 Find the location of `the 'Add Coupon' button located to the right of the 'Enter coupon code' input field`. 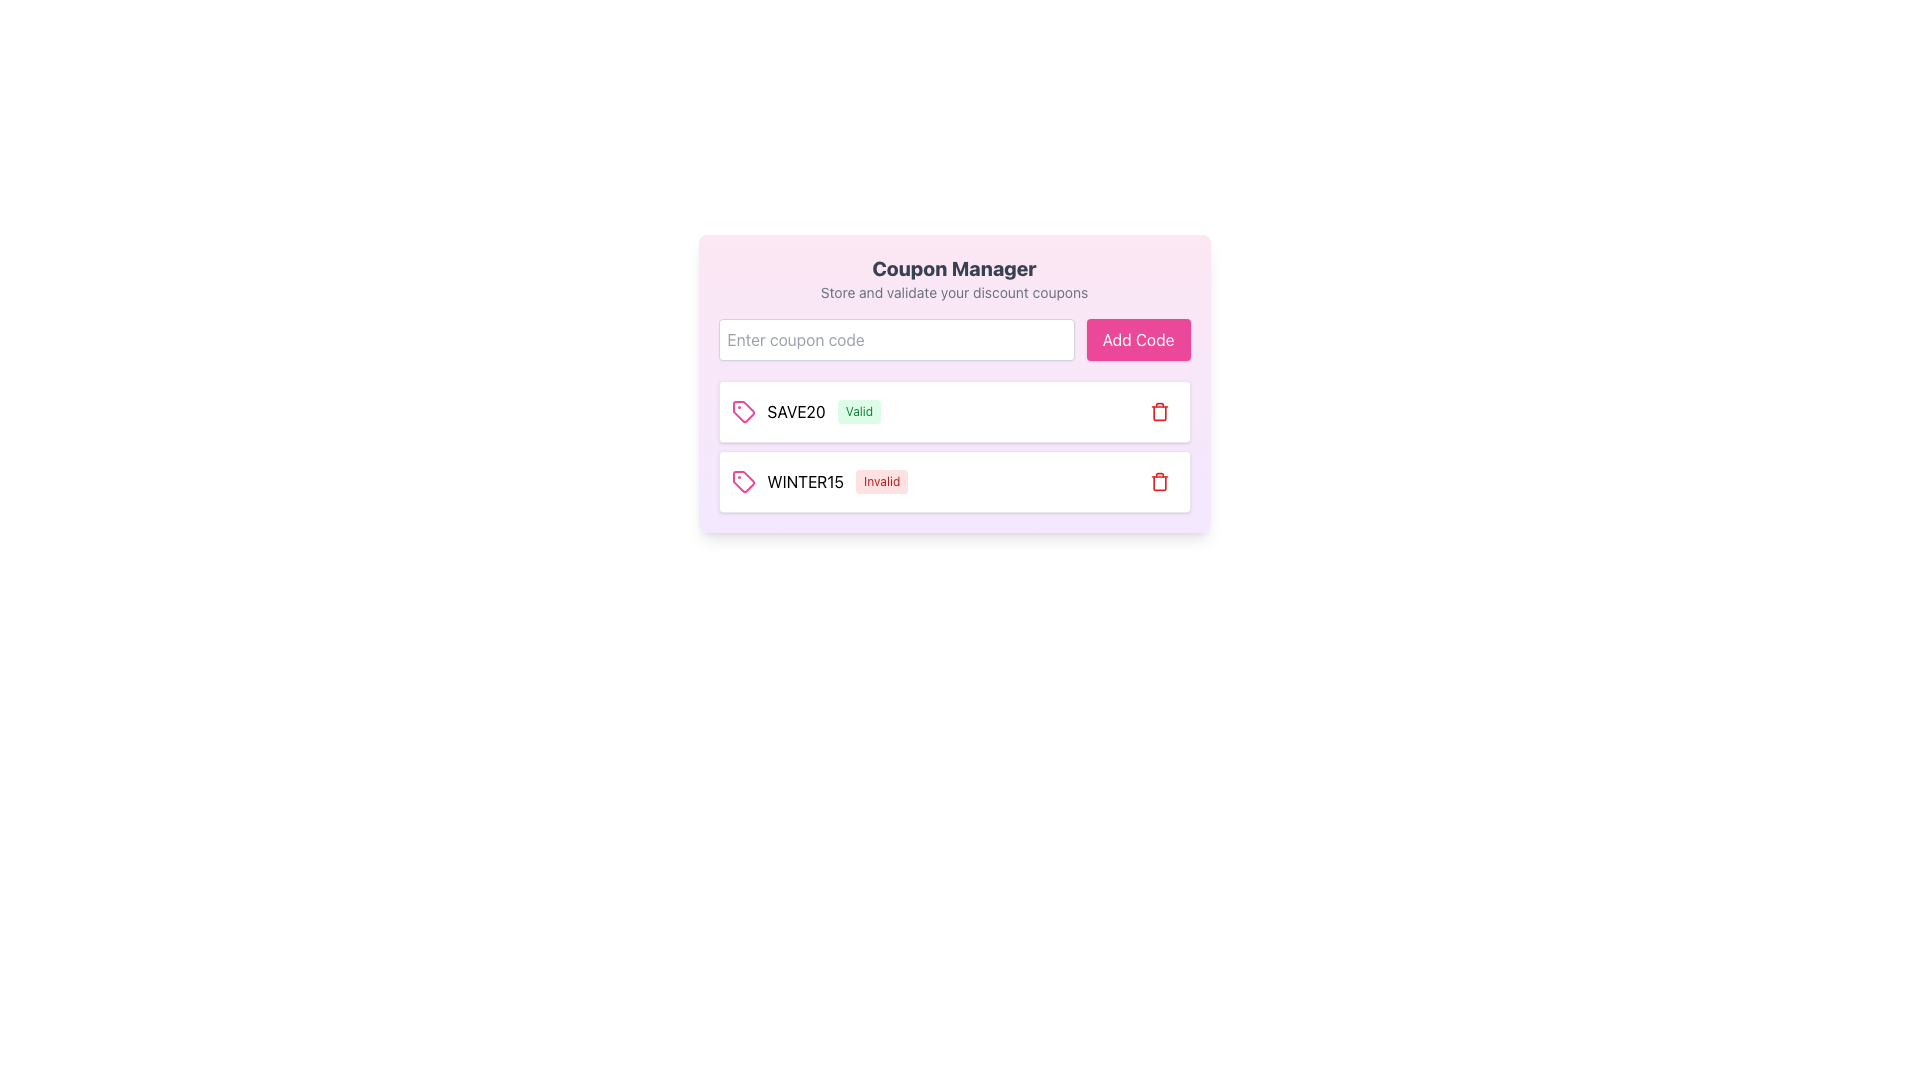

the 'Add Coupon' button located to the right of the 'Enter coupon code' input field is located at coordinates (1138, 338).